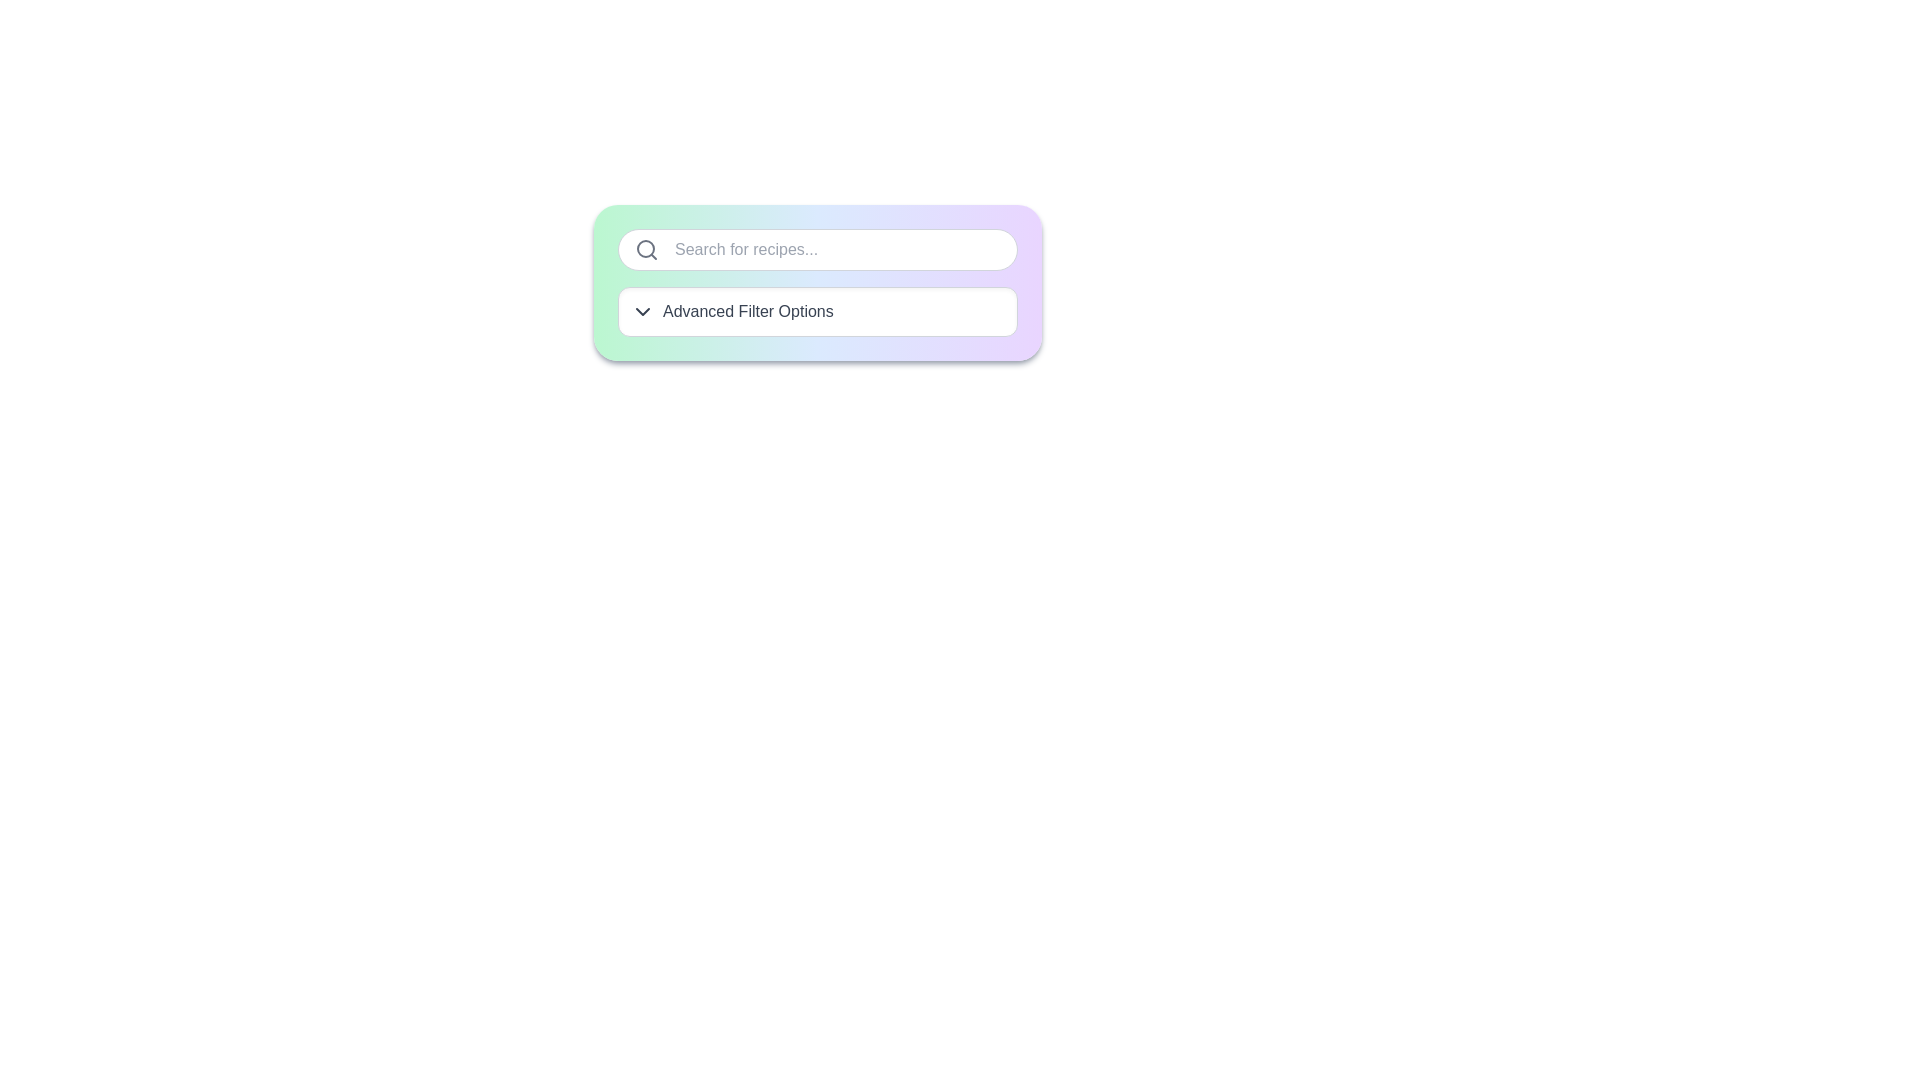  I want to click on the Chevron Down icon, so click(643, 312).